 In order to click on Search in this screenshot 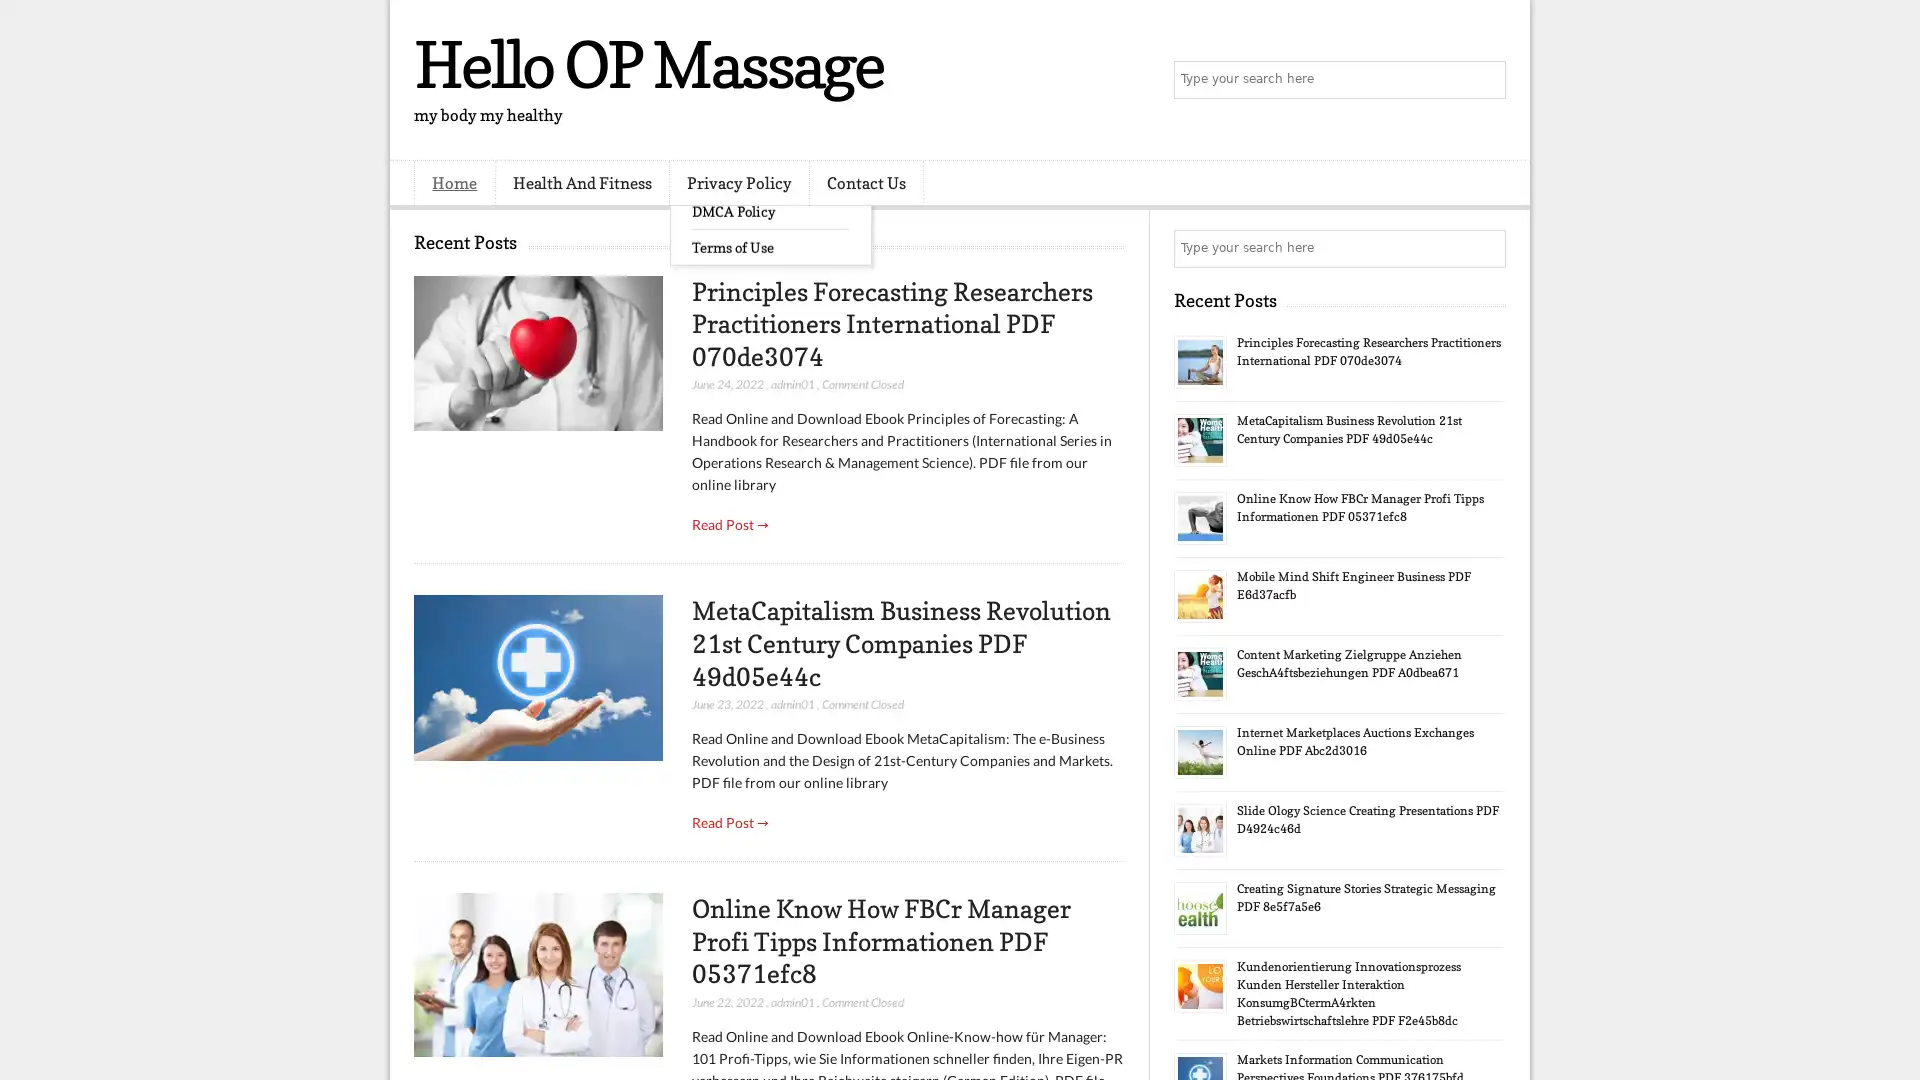, I will do `click(1485, 248)`.